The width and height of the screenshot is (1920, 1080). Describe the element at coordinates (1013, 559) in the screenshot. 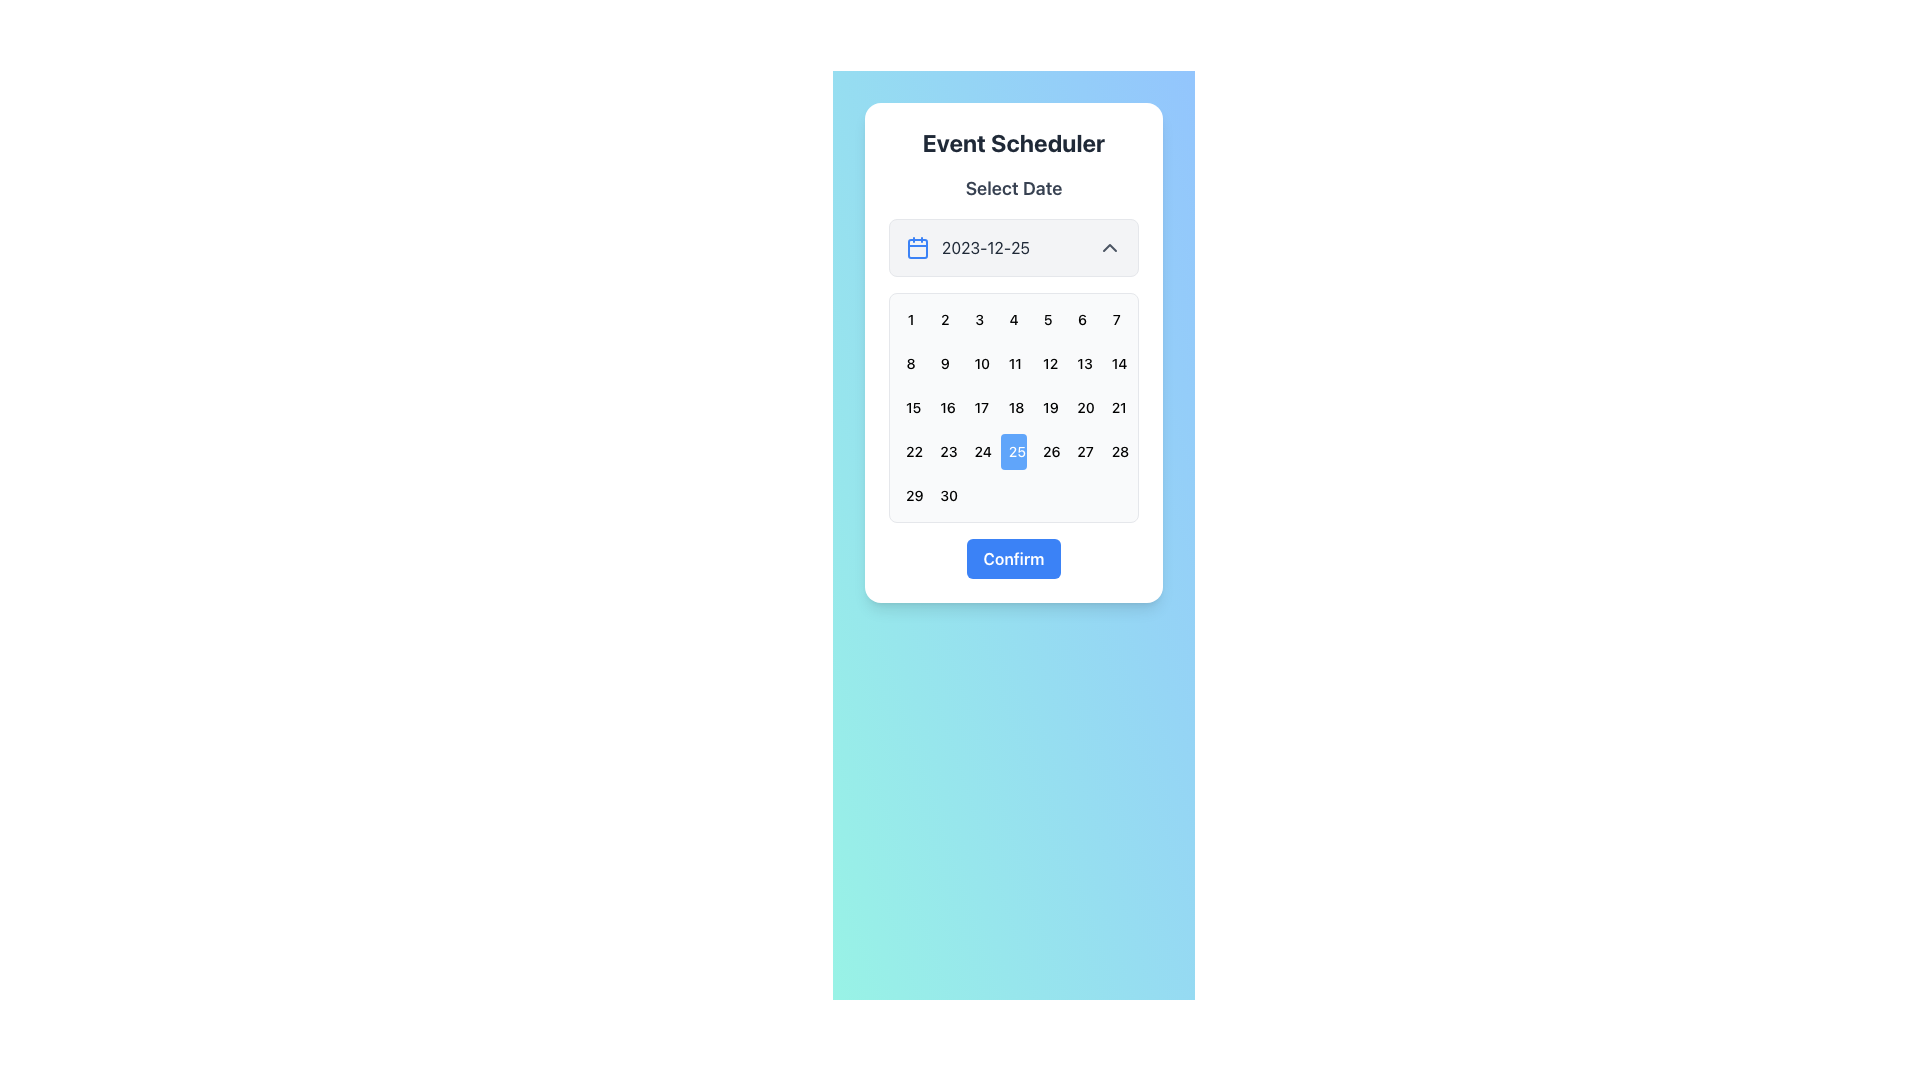

I see `the 'Confirm' button, which is a rectangular button with a blue background and white text, located at the bottom of a modal window` at that location.